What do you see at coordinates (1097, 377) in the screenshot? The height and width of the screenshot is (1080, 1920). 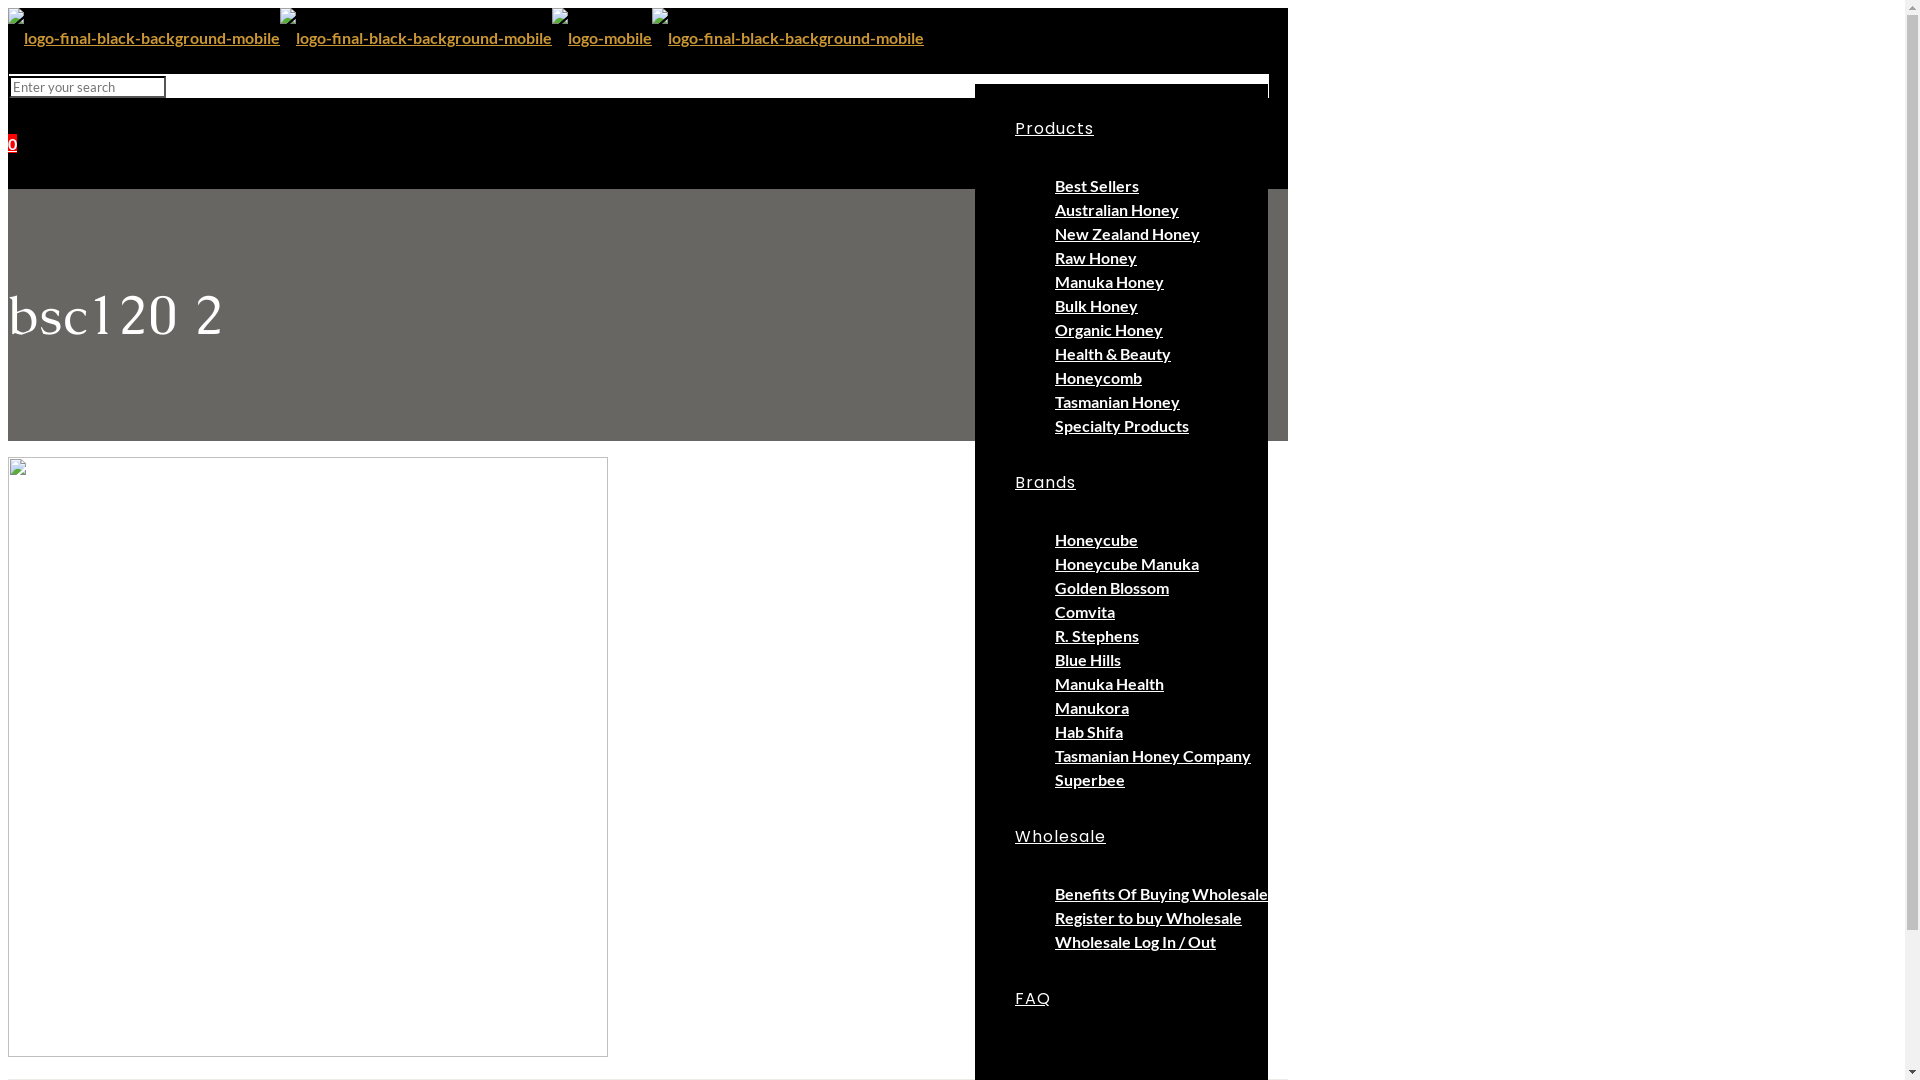 I see `'Honeycomb'` at bounding box center [1097, 377].